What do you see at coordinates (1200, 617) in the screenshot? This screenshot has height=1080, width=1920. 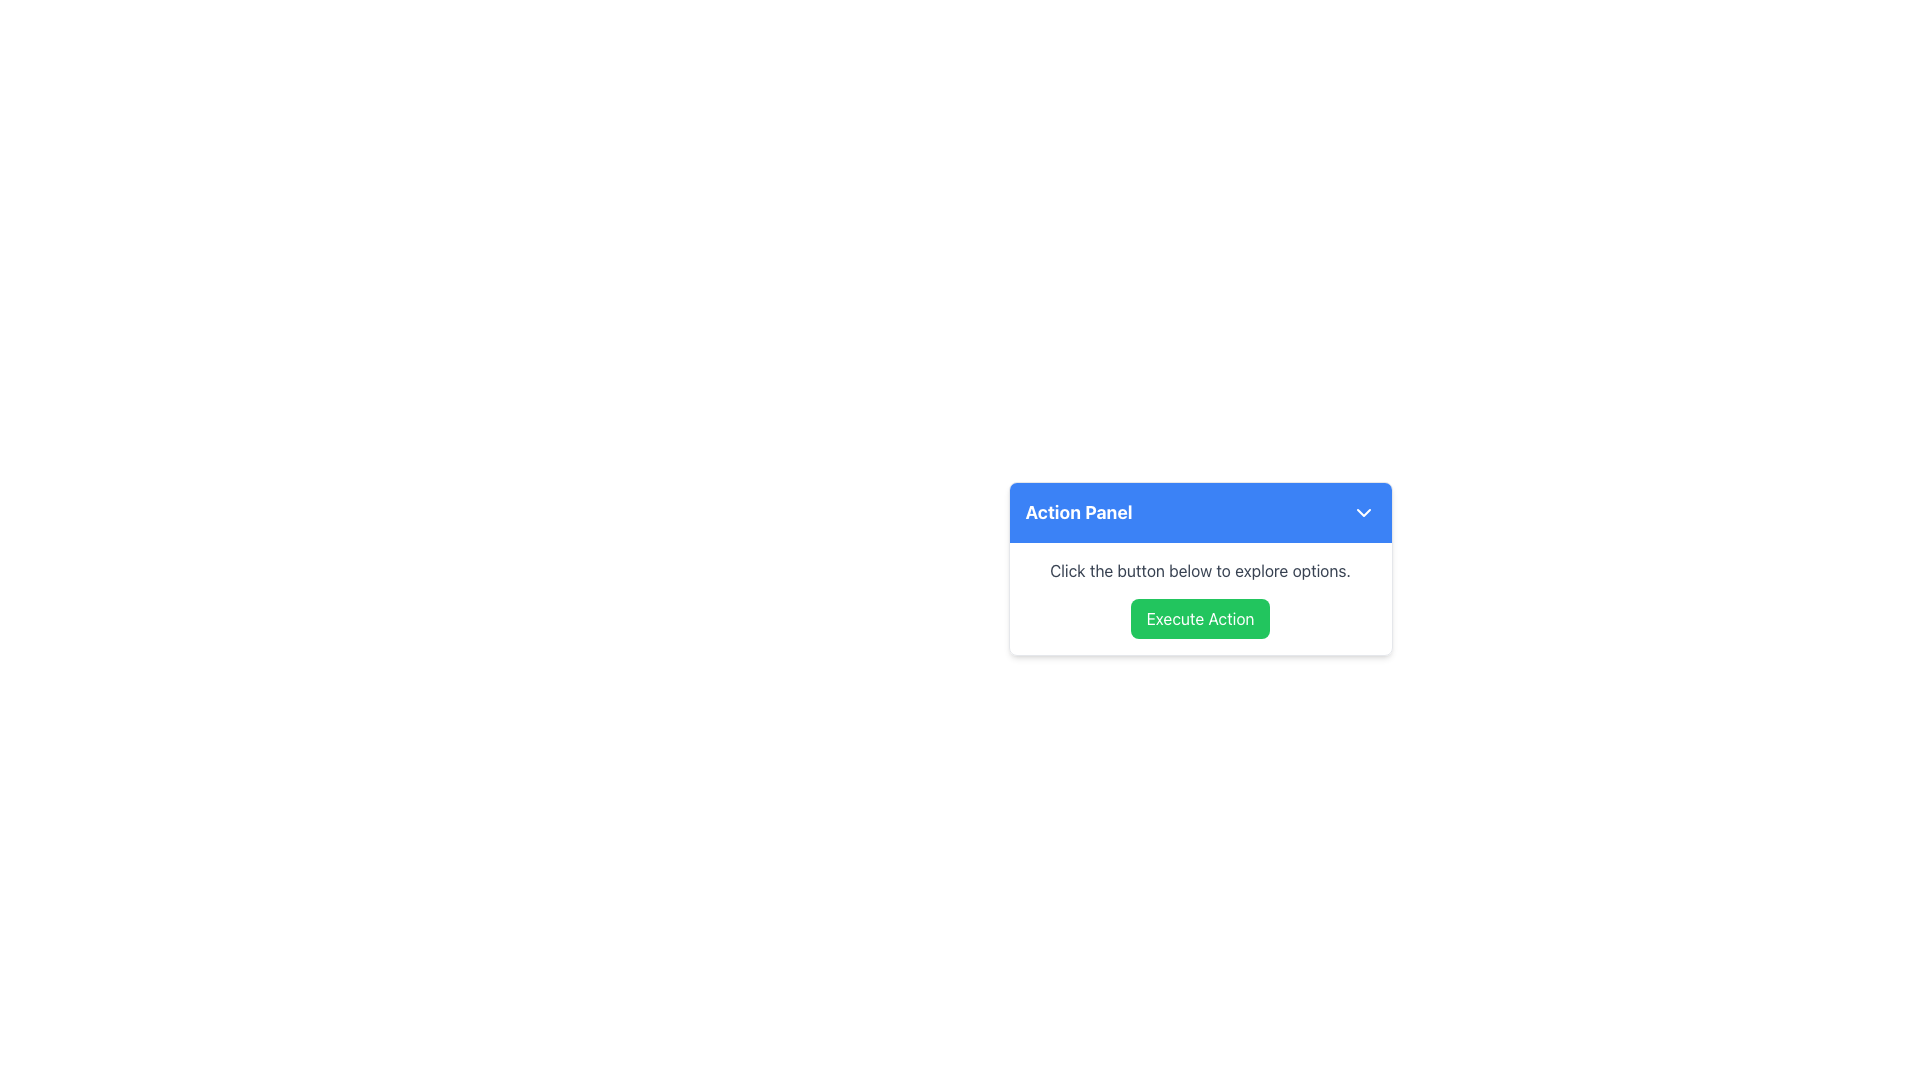 I see `the button located below the text description 'Click the button below` at bounding box center [1200, 617].